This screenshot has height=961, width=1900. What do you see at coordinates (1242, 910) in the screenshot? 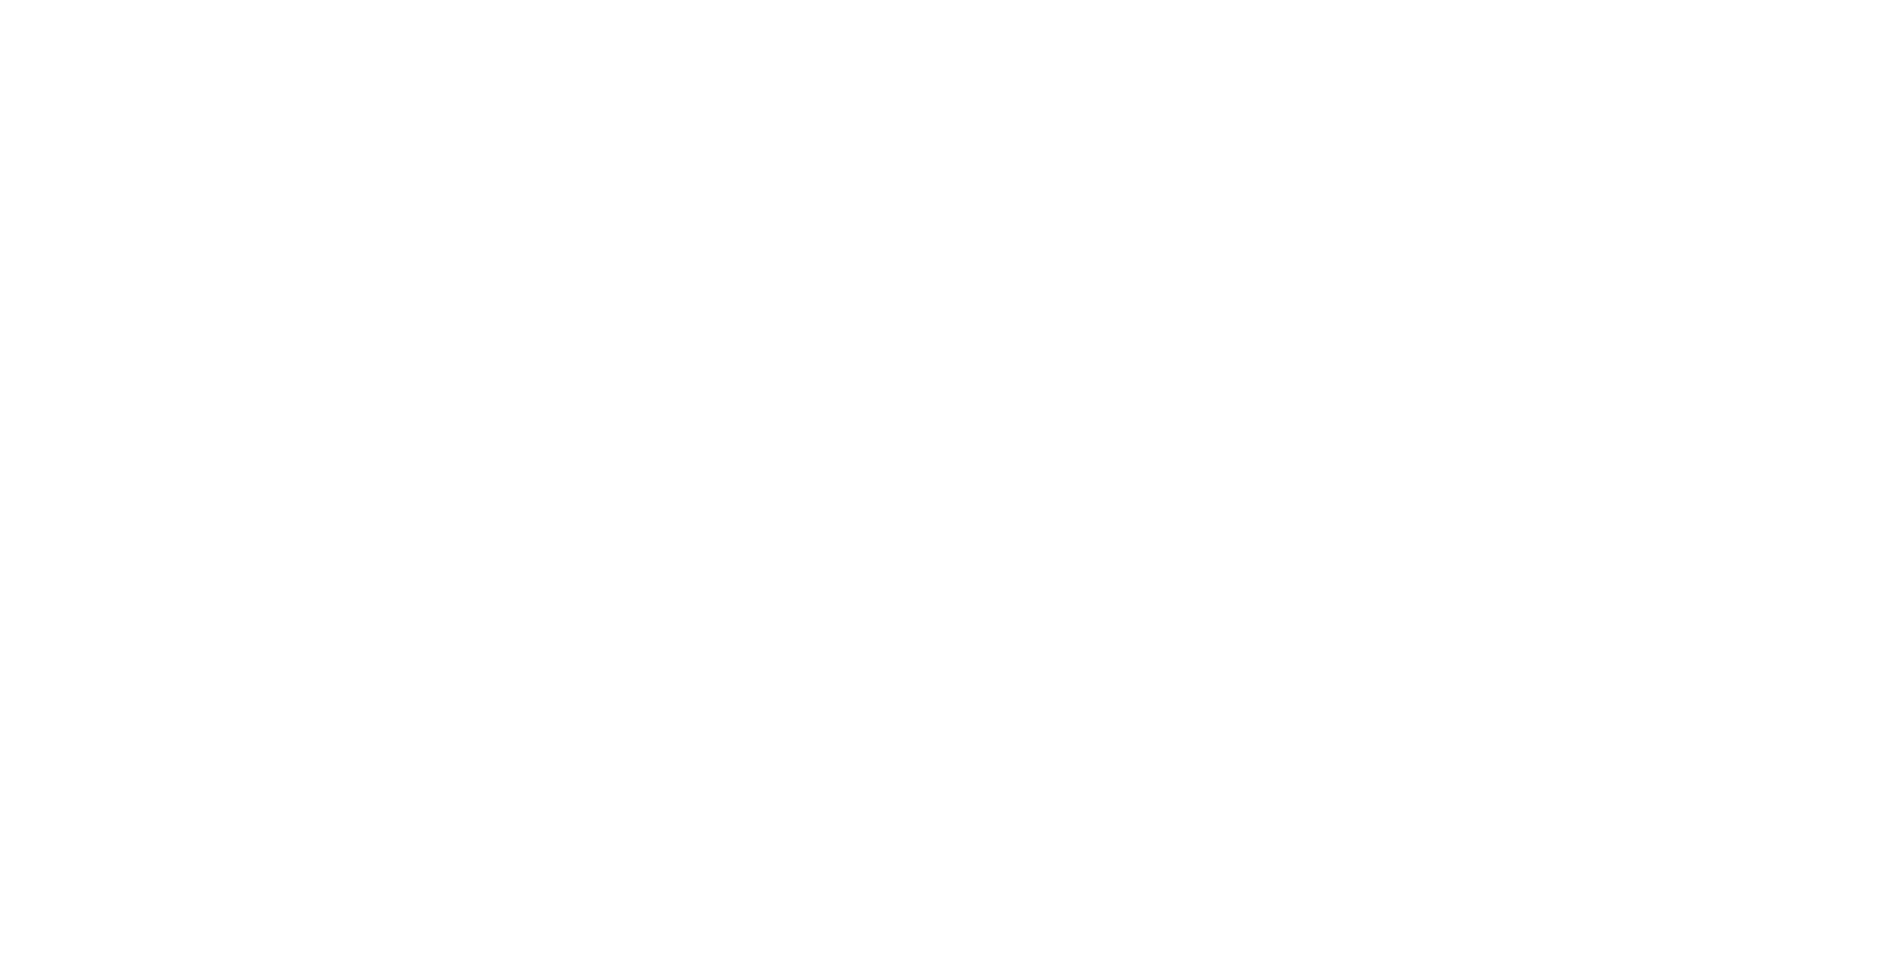
I see `'2010'` at bounding box center [1242, 910].